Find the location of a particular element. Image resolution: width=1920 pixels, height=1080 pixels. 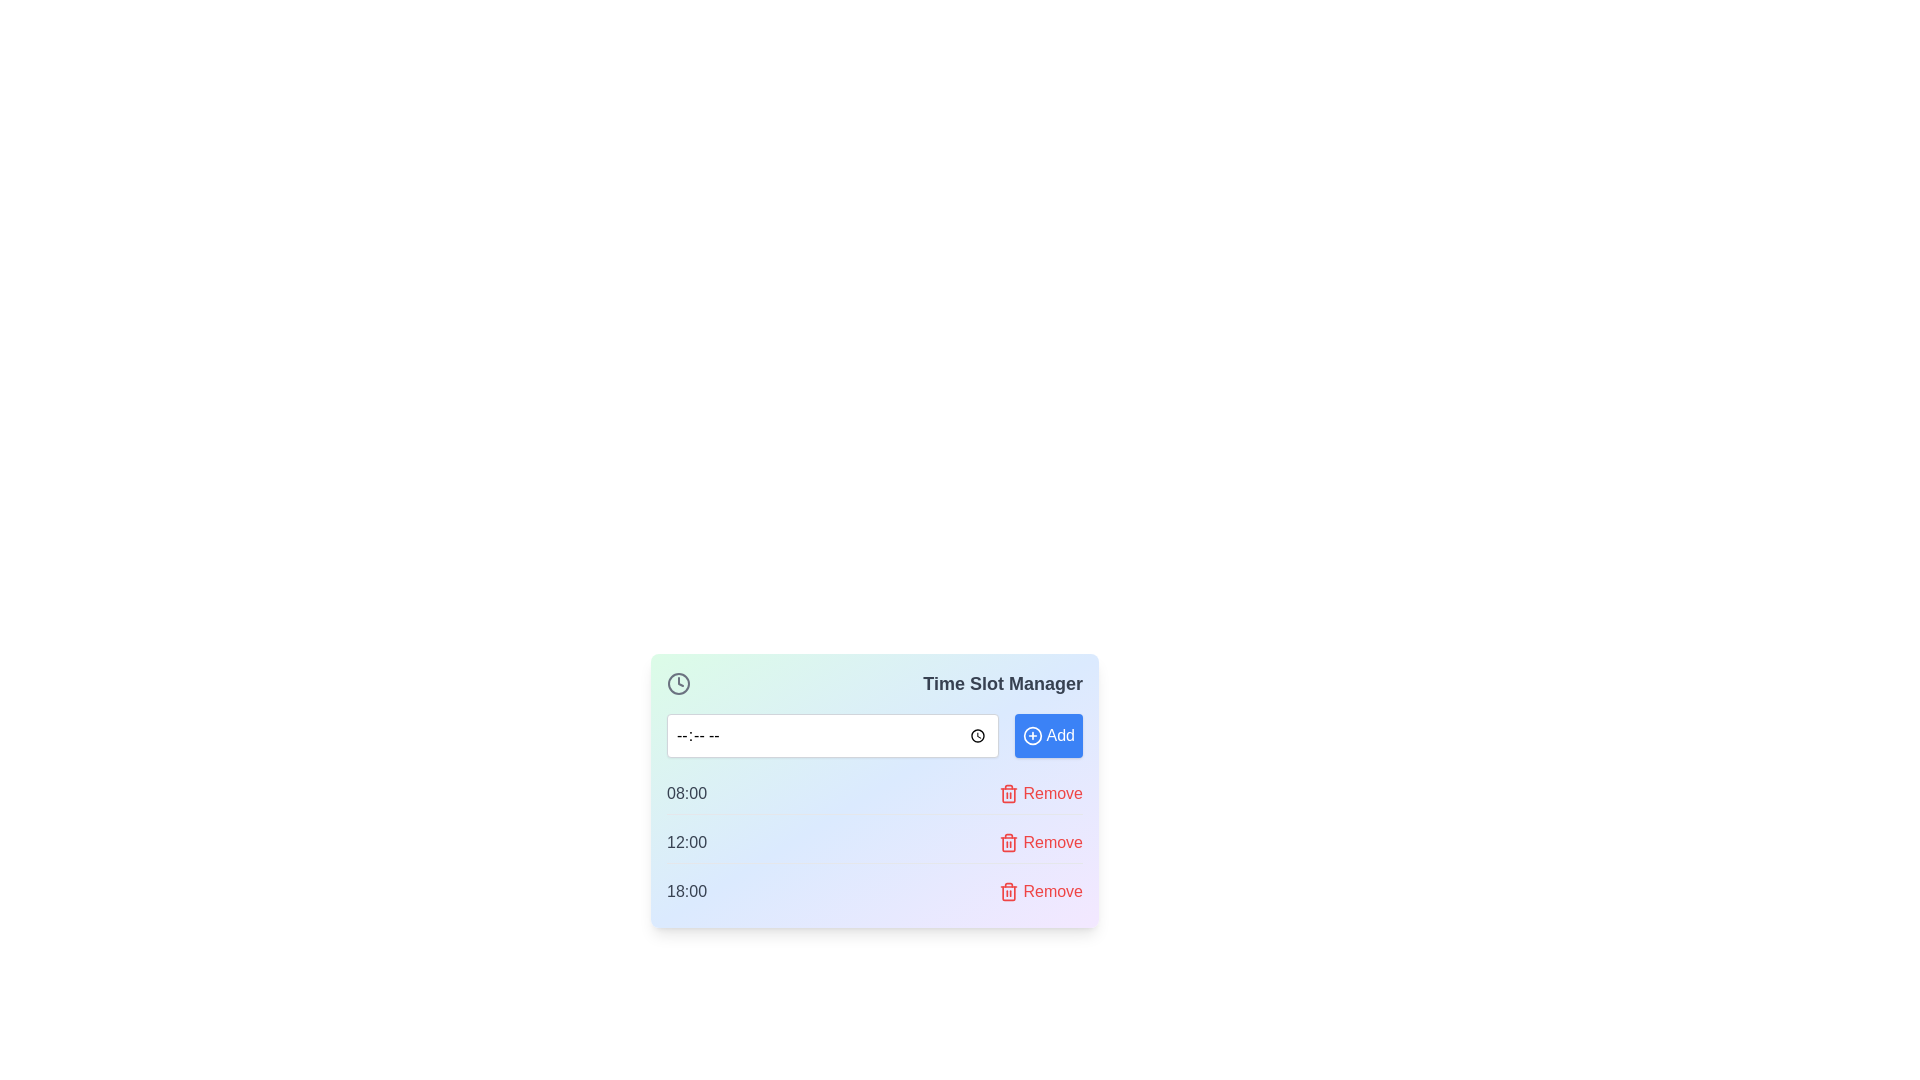

the time-related icon located in the 'Time Slot Manager' section, positioned at the top-left corner of the section, to the far left of the header text is located at coordinates (678, 682).